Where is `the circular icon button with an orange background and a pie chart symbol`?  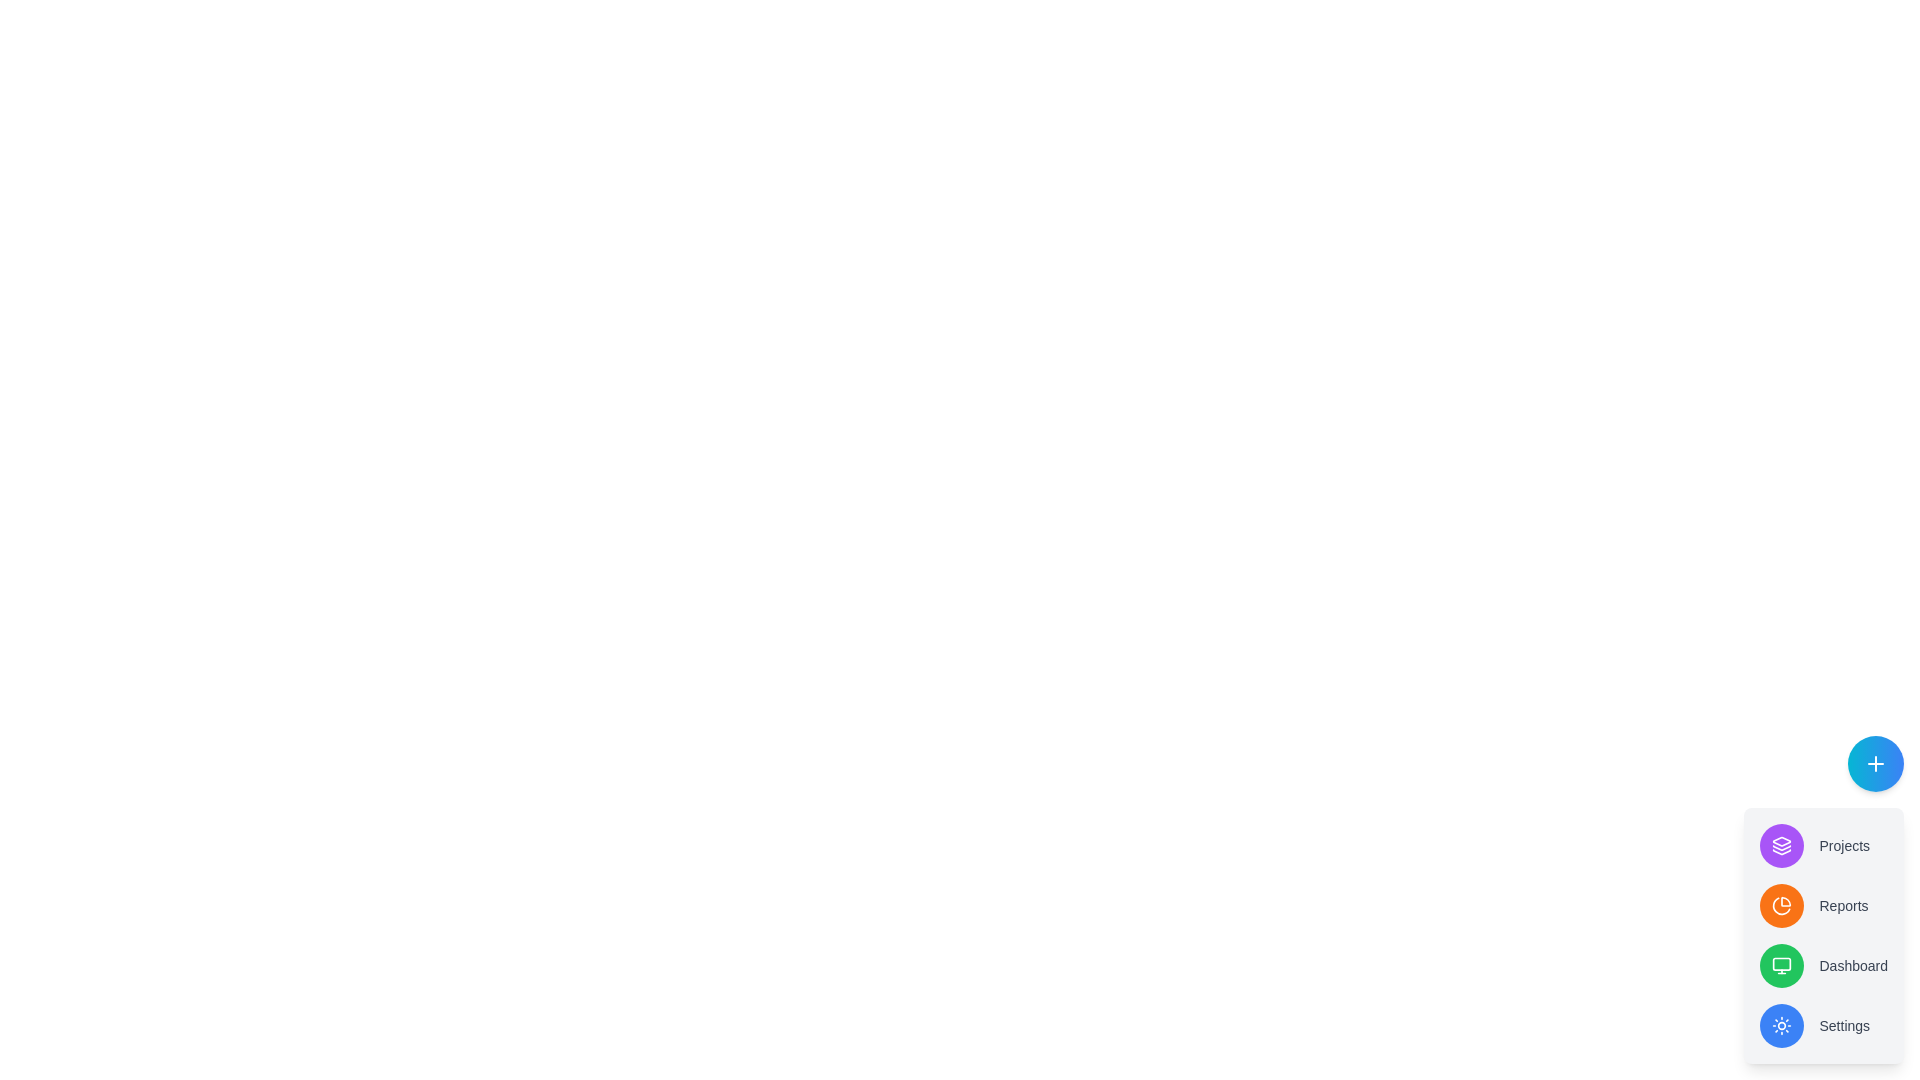
the circular icon button with an orange background and a pie chart symbol is located at coordinates (1781, 906).